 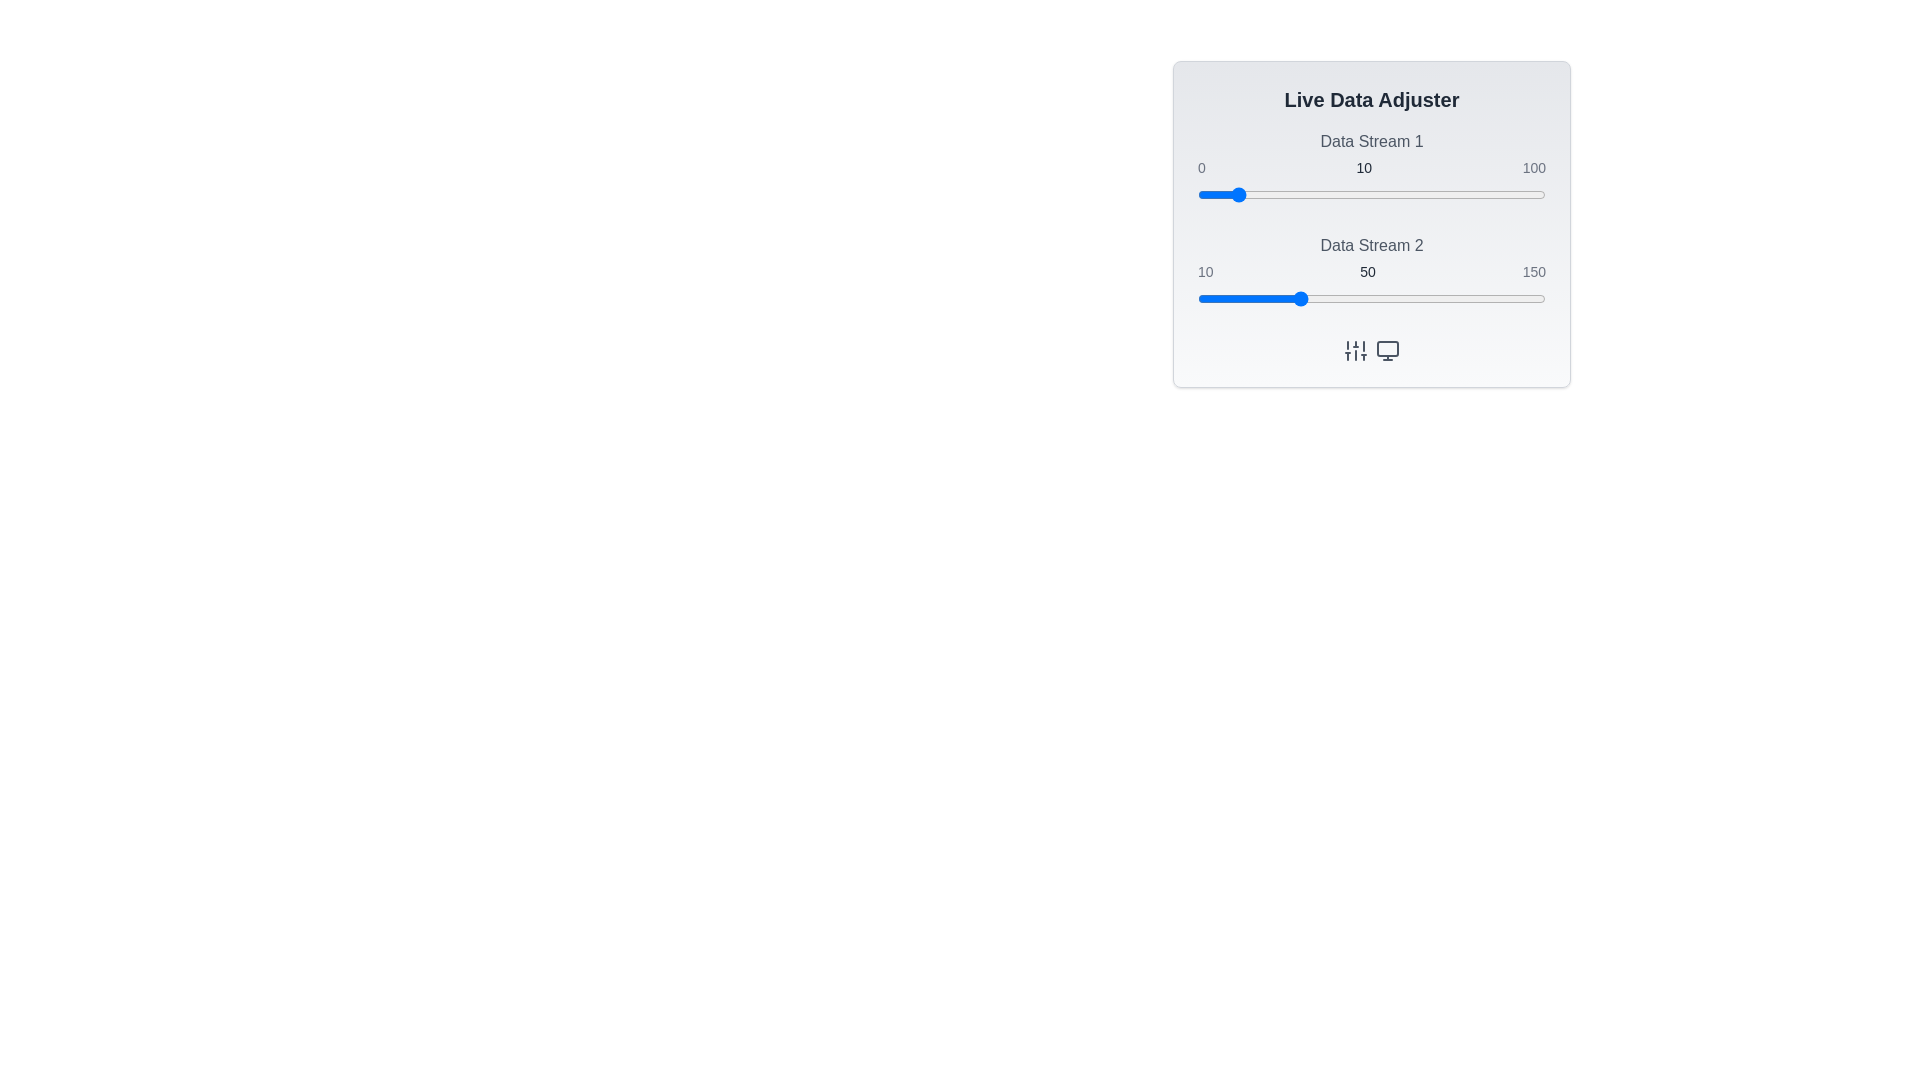 What do you see at coordinates (1476, 299) in the screenshot?
I see `the slider value` at bounding box center [1476, 299].